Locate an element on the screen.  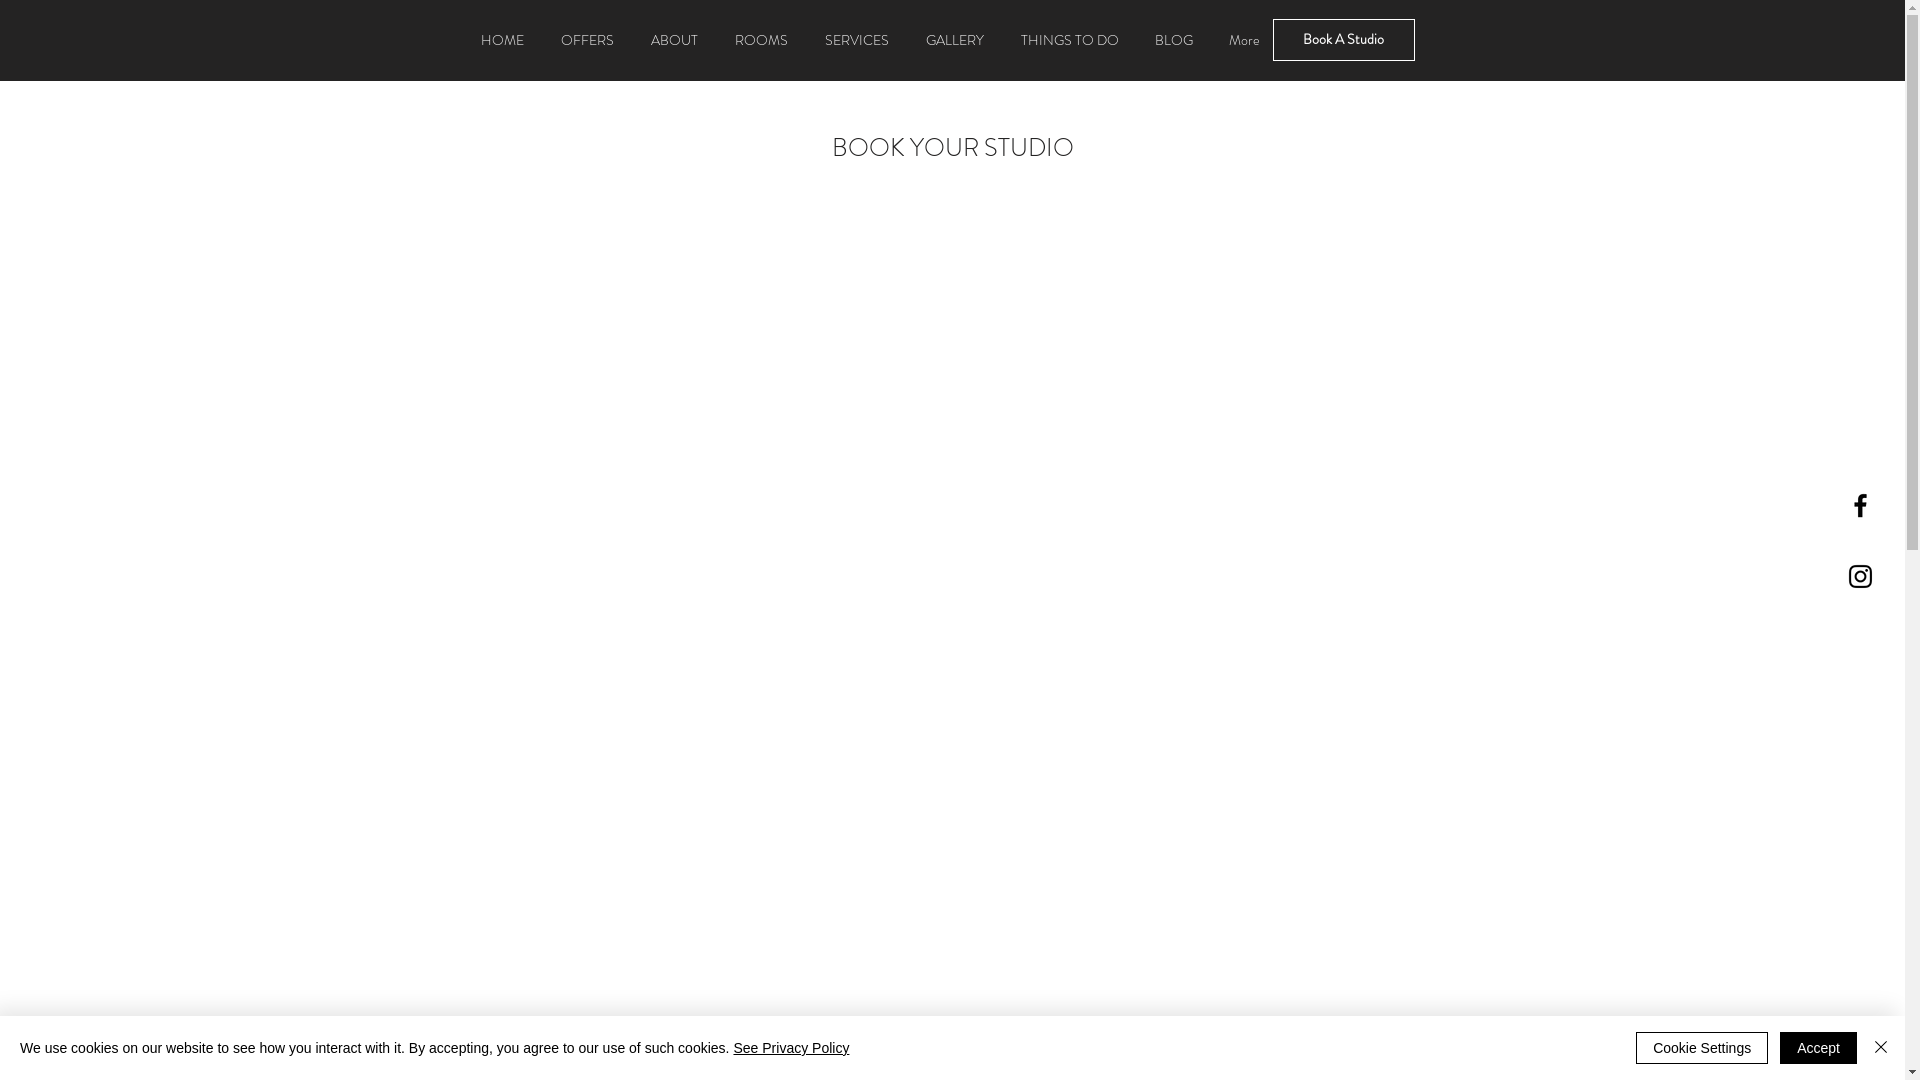
'See Privacy Policy' is located at coordinates (732, 1047).